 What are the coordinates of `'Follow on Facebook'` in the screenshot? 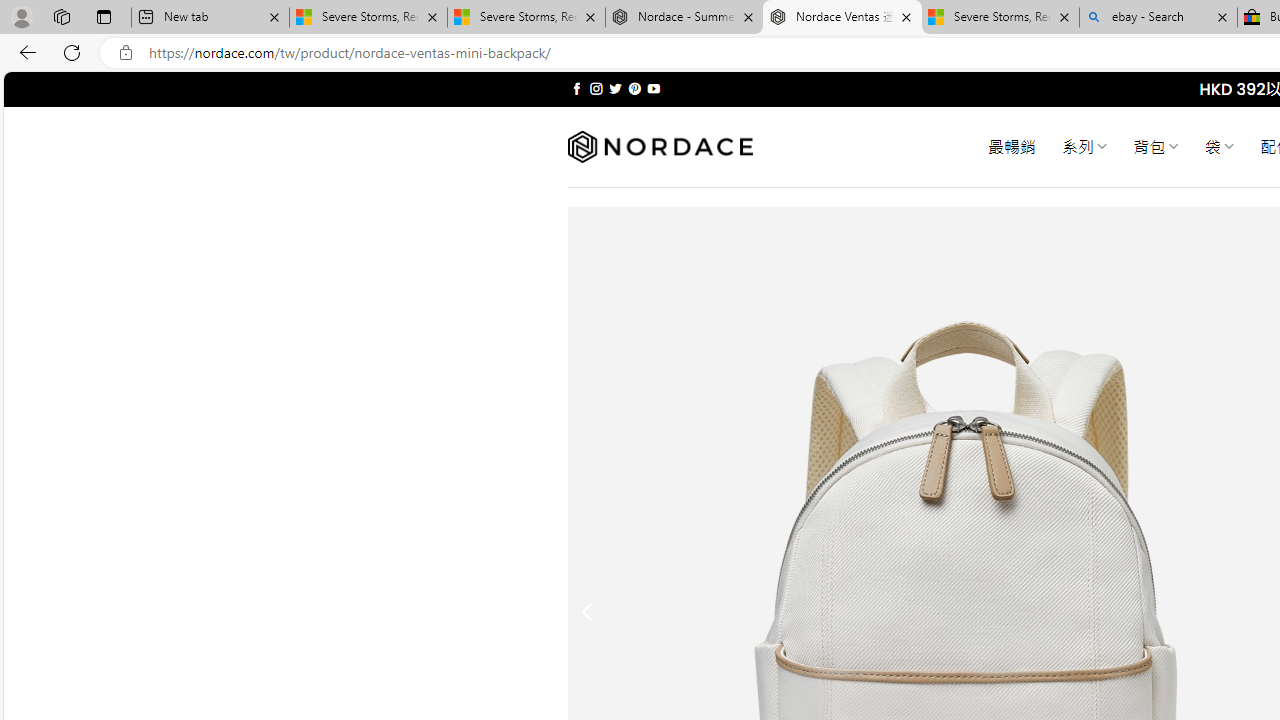 It's located at (576, 88).